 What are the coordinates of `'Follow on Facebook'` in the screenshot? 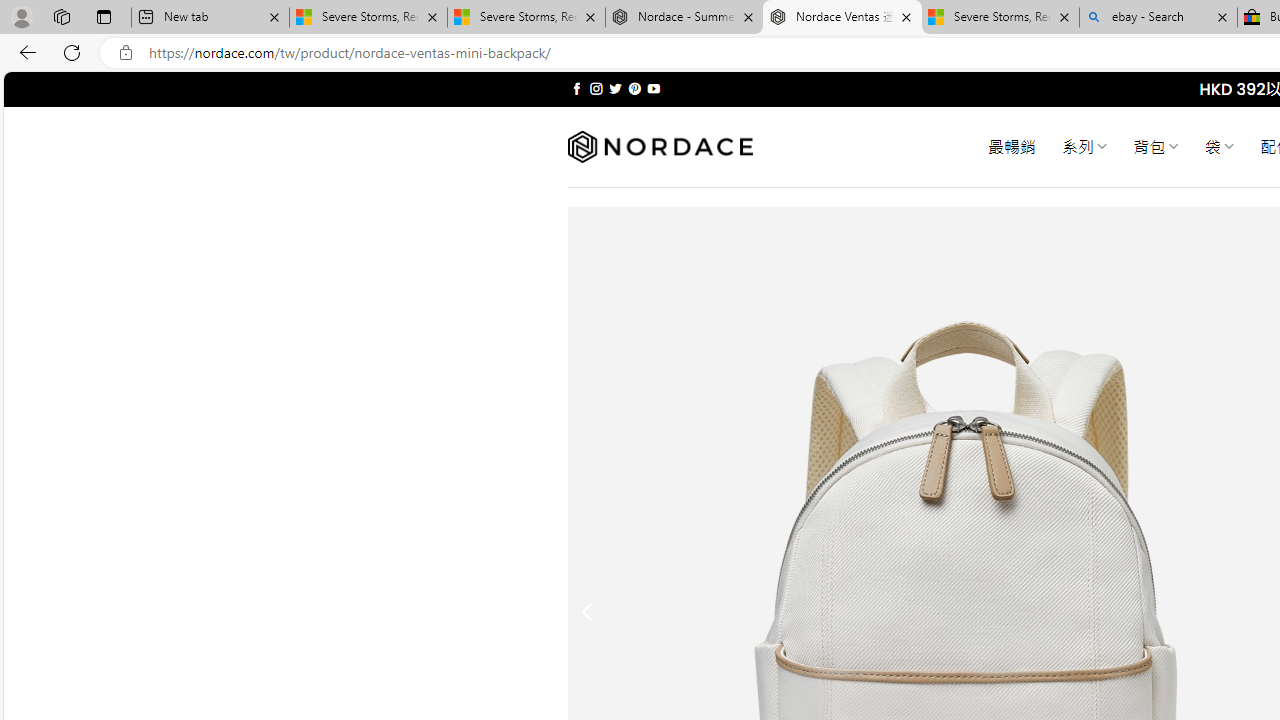 It's located at (576, 88).